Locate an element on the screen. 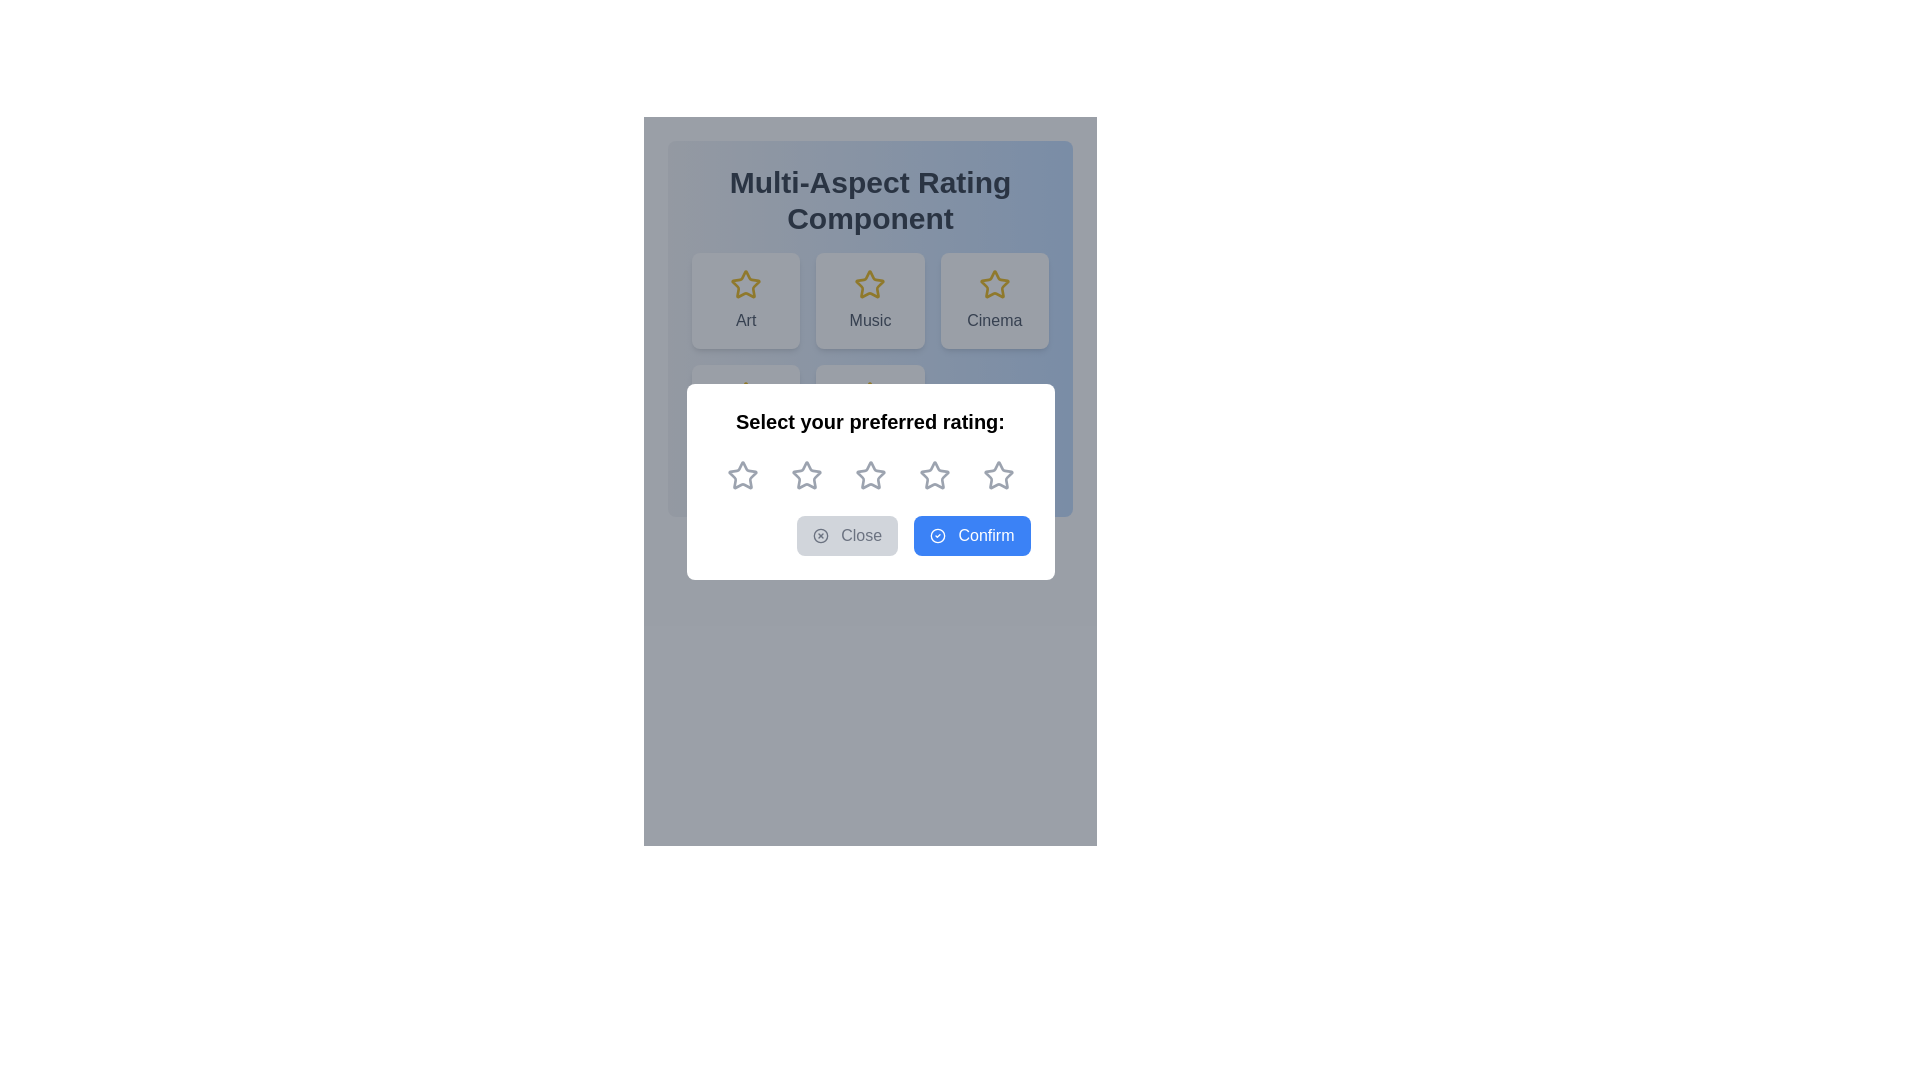 This screenshot has width=1920, height=1080. the star icon representing the 'Art' category is located at coordinates (745, 284).